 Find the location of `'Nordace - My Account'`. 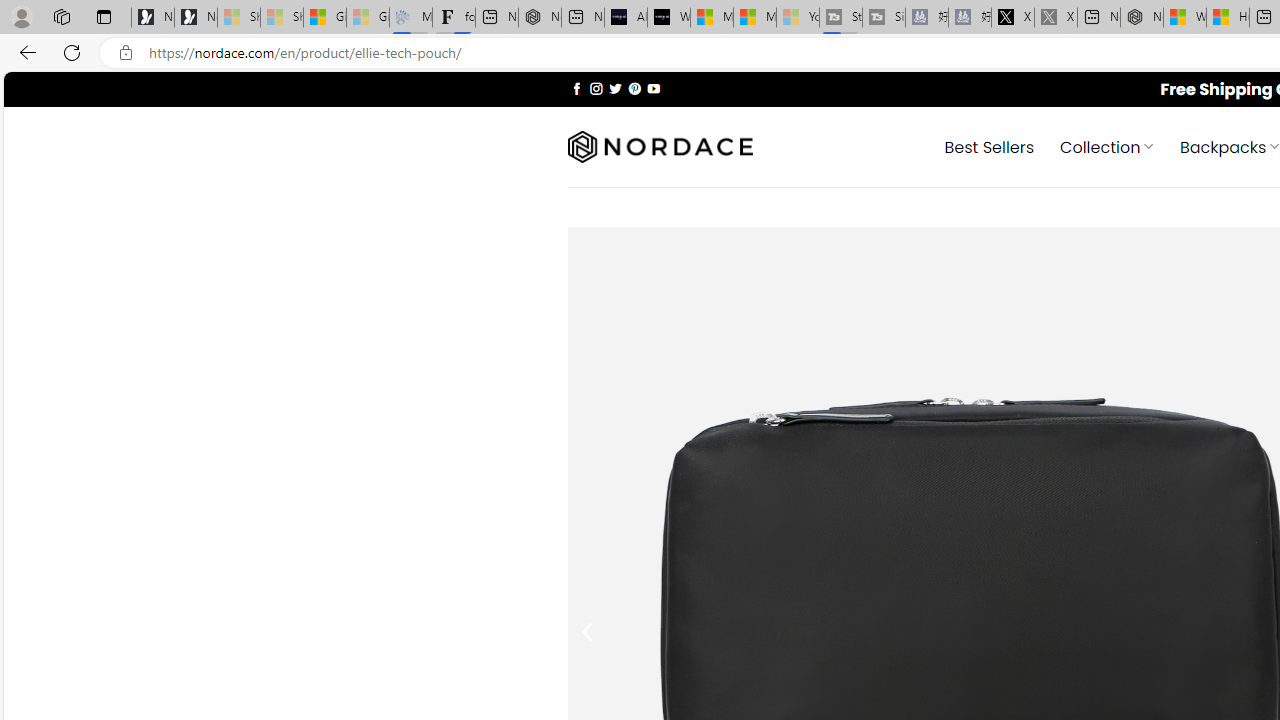

'Nordace - My Account' is located at coordinates (1142, 17).